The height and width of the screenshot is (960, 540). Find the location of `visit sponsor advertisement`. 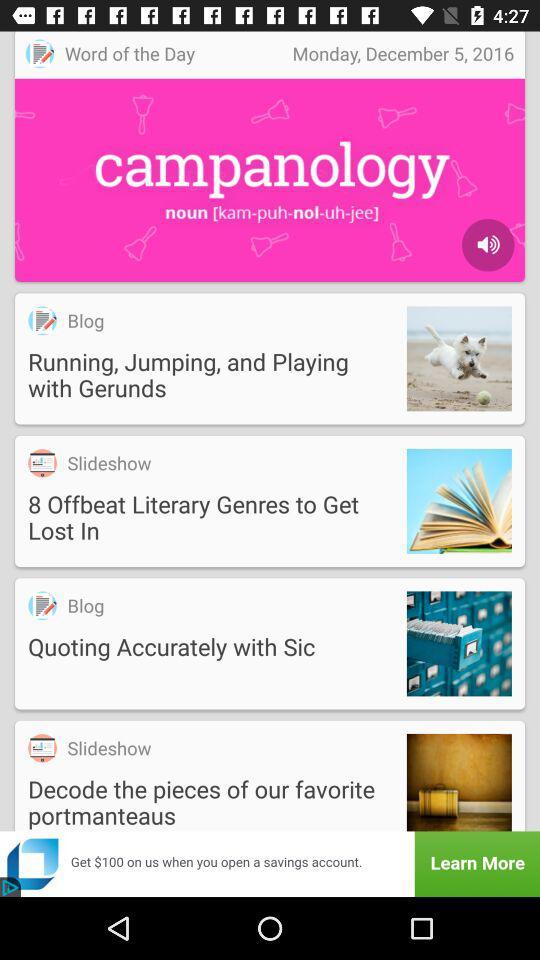

visit sponsor advertisement is located at coordinates (270, 863).